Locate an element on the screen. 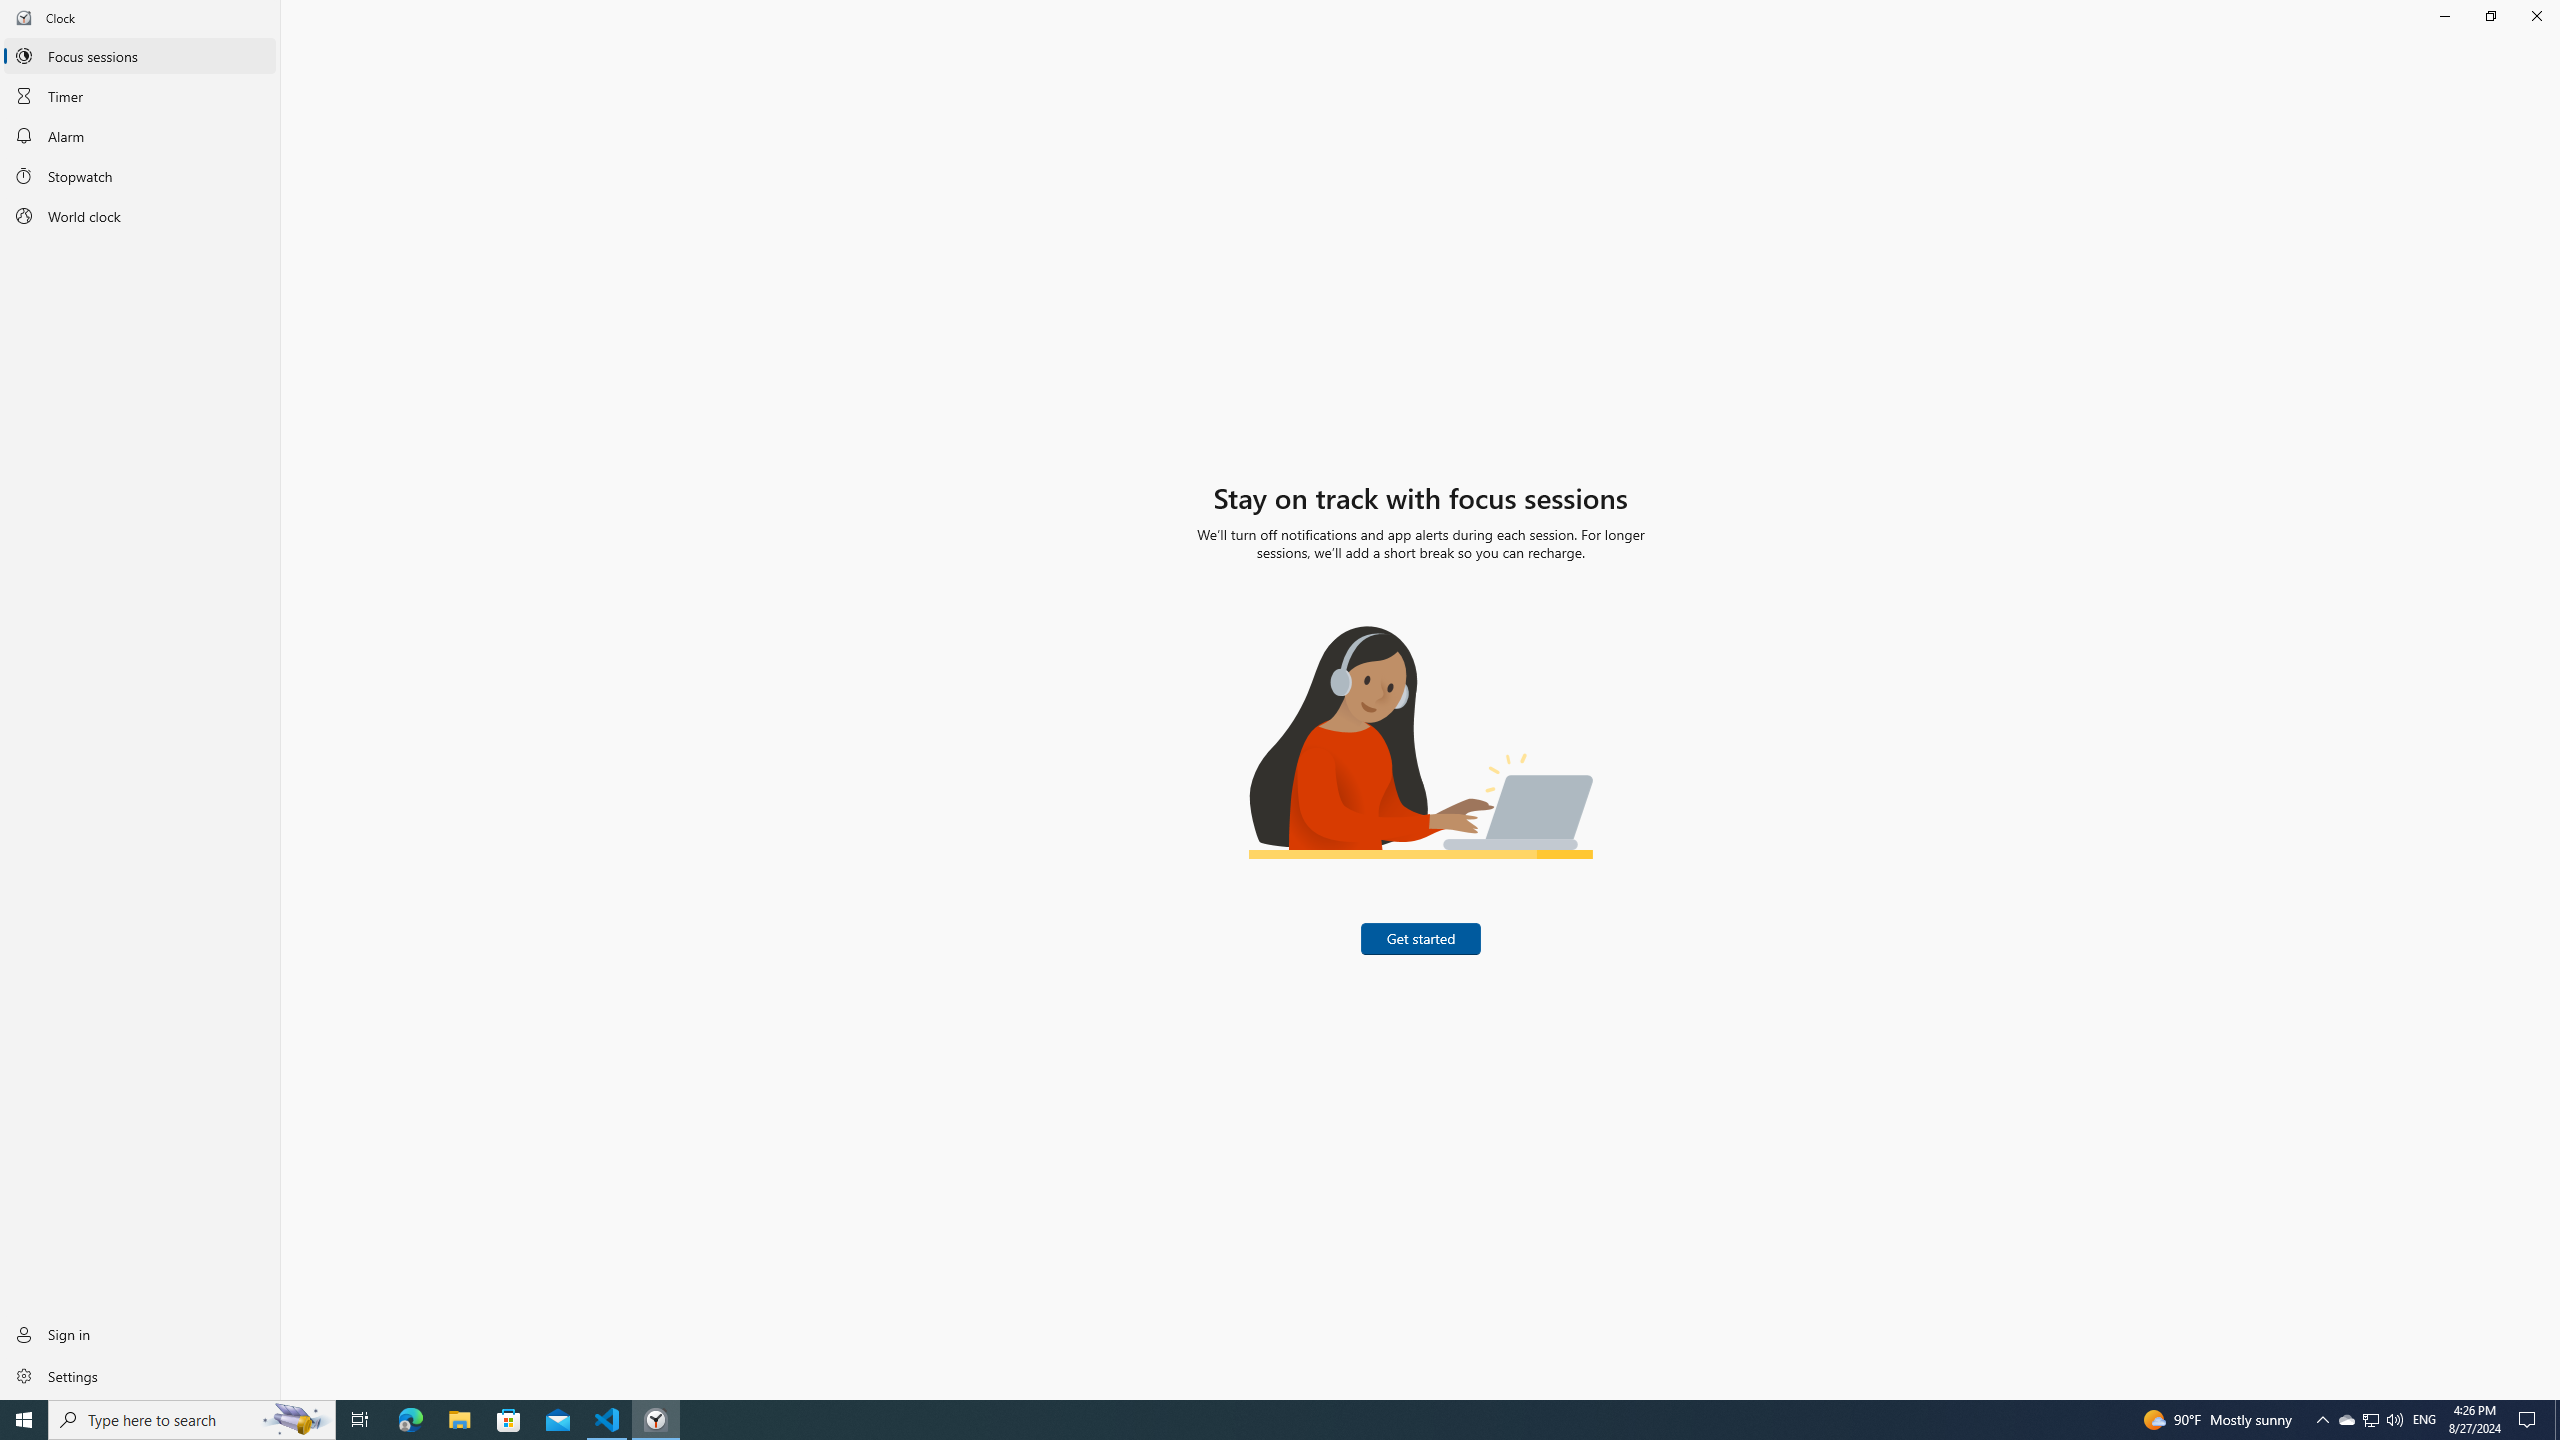 The width and height of the screenshot is (2560, 1440). 'Get started' is located at coordinates (1422, 938).